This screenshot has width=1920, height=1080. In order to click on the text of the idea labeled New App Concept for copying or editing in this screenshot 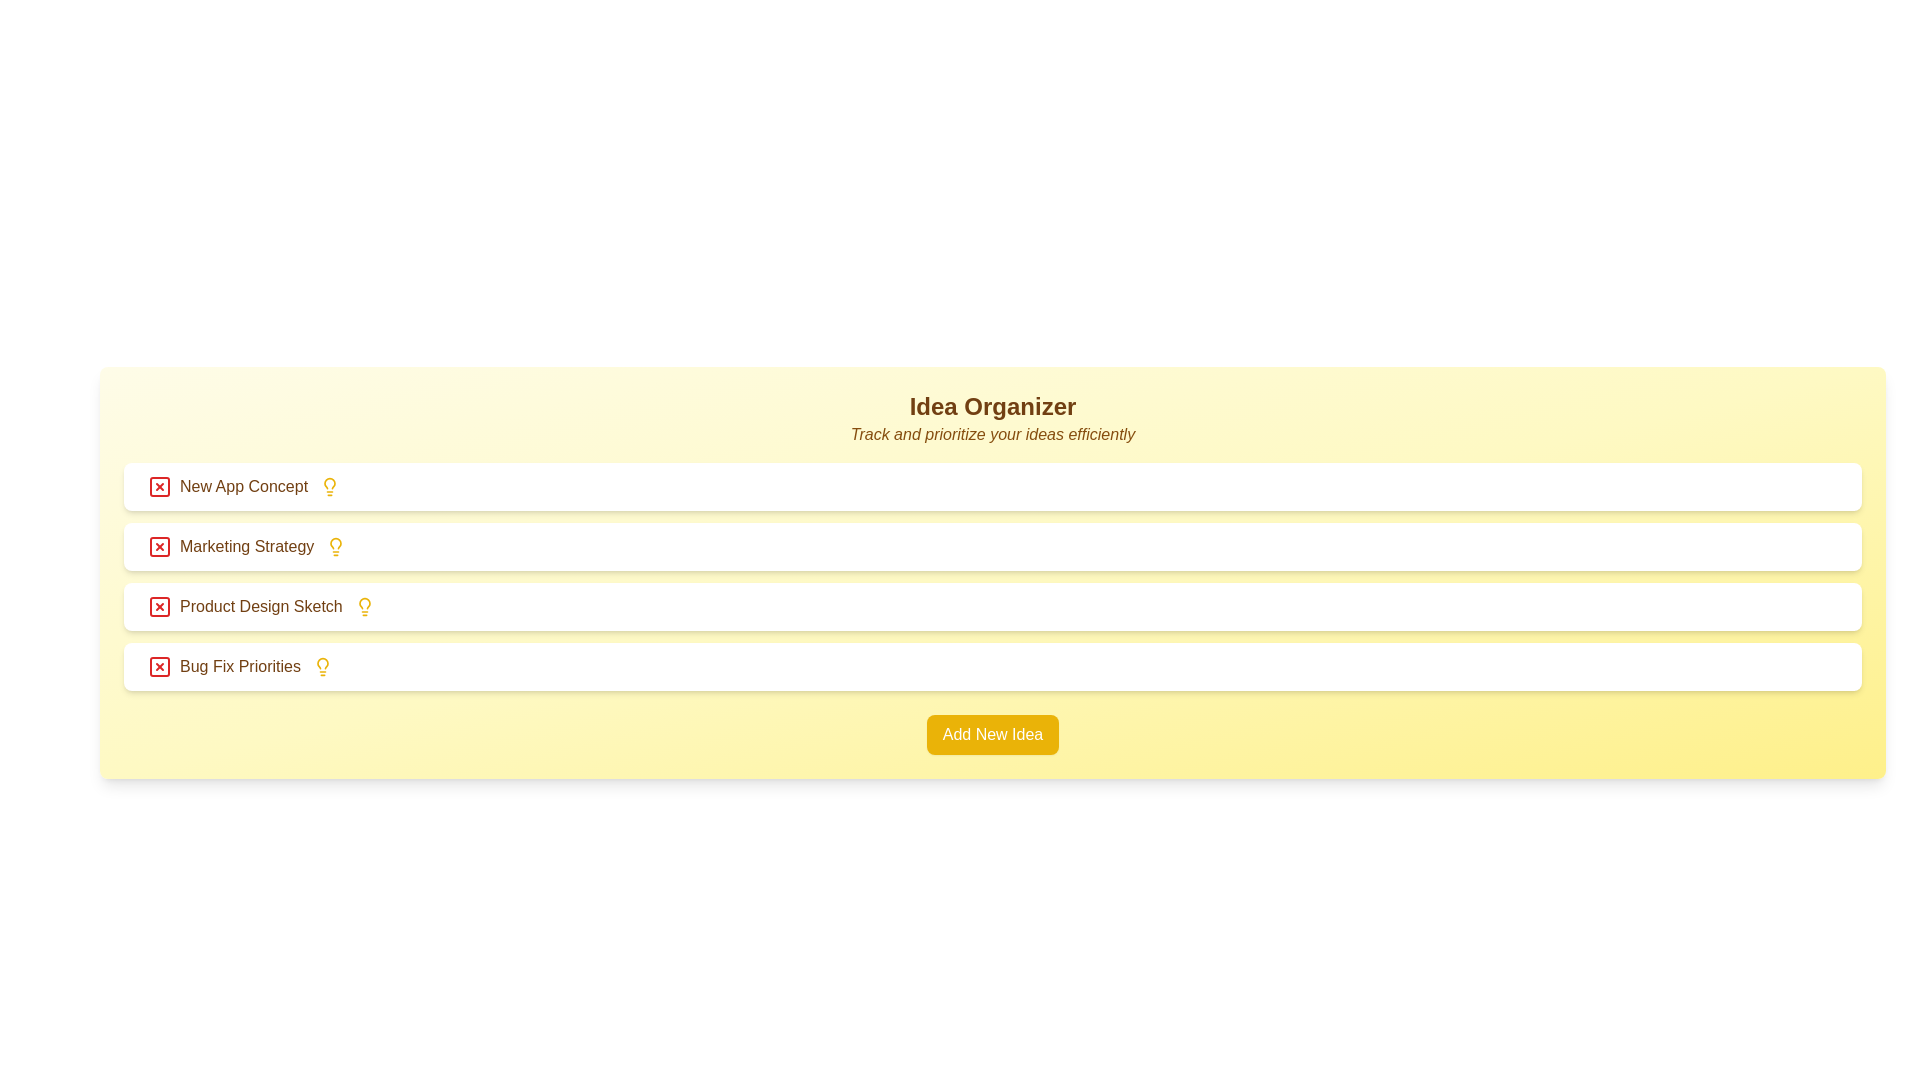, I will do `click(227, 486)`.